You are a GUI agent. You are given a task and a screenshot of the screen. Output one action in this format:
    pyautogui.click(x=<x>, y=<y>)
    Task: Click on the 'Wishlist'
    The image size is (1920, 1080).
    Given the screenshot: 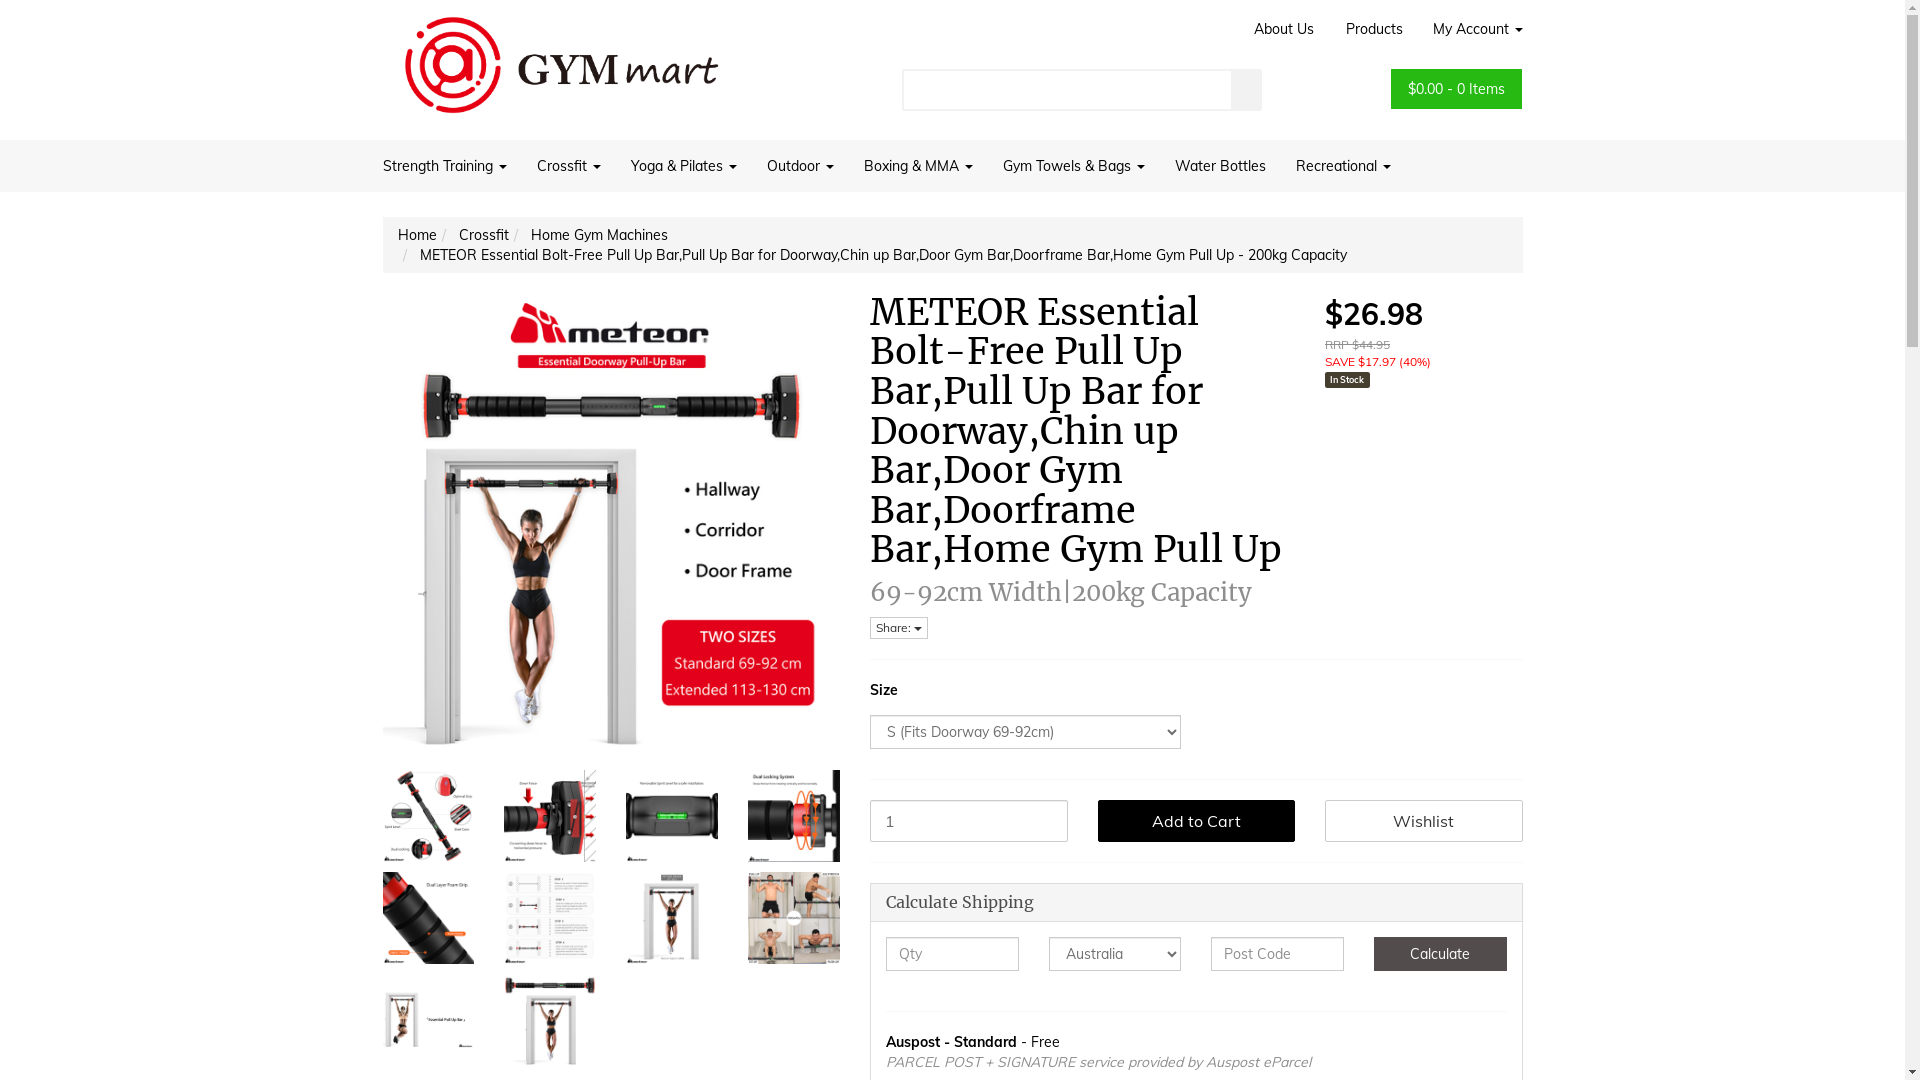 What is the action you would take?
    pyautogui.click(x=1423, y=821)
    